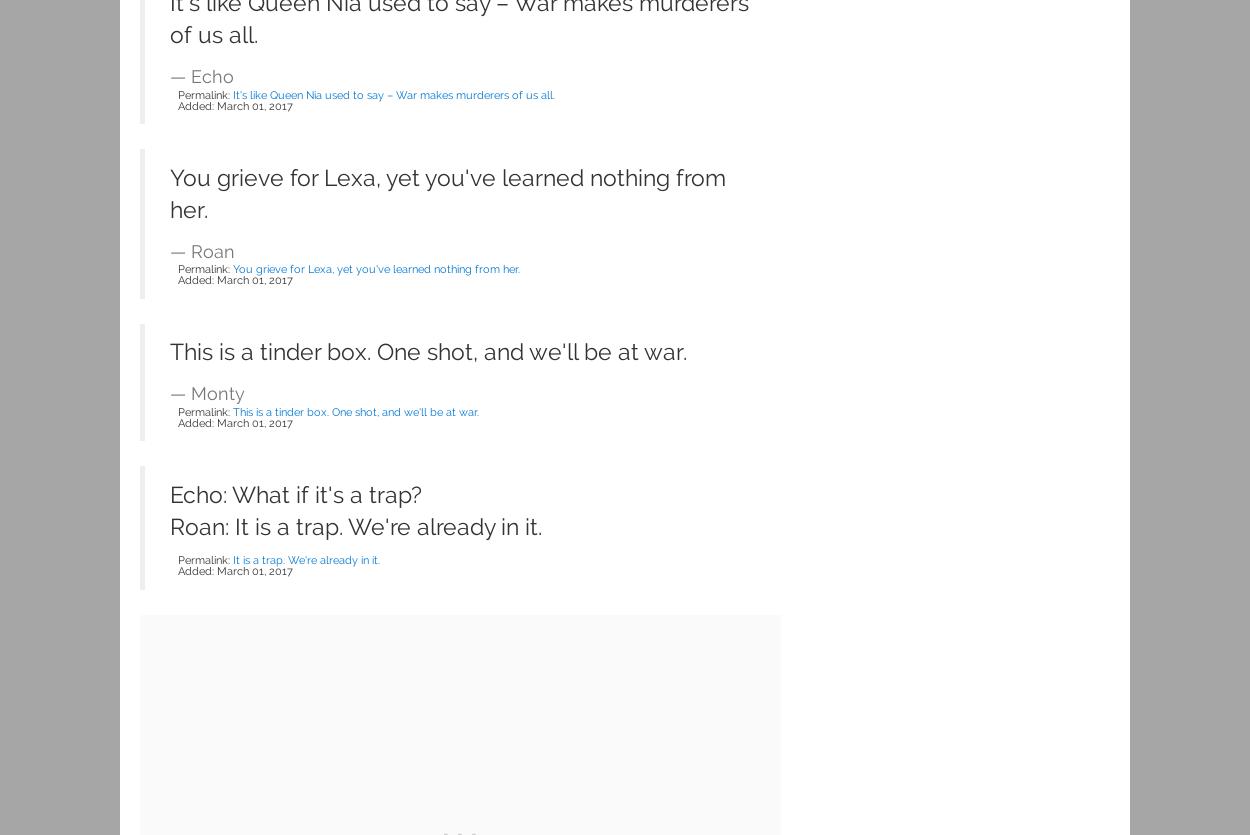 This screenshot has height=835, width=1250. Describe the element at coordinates (217, 392) in the screenshot. I see `'Monty'` at that location.